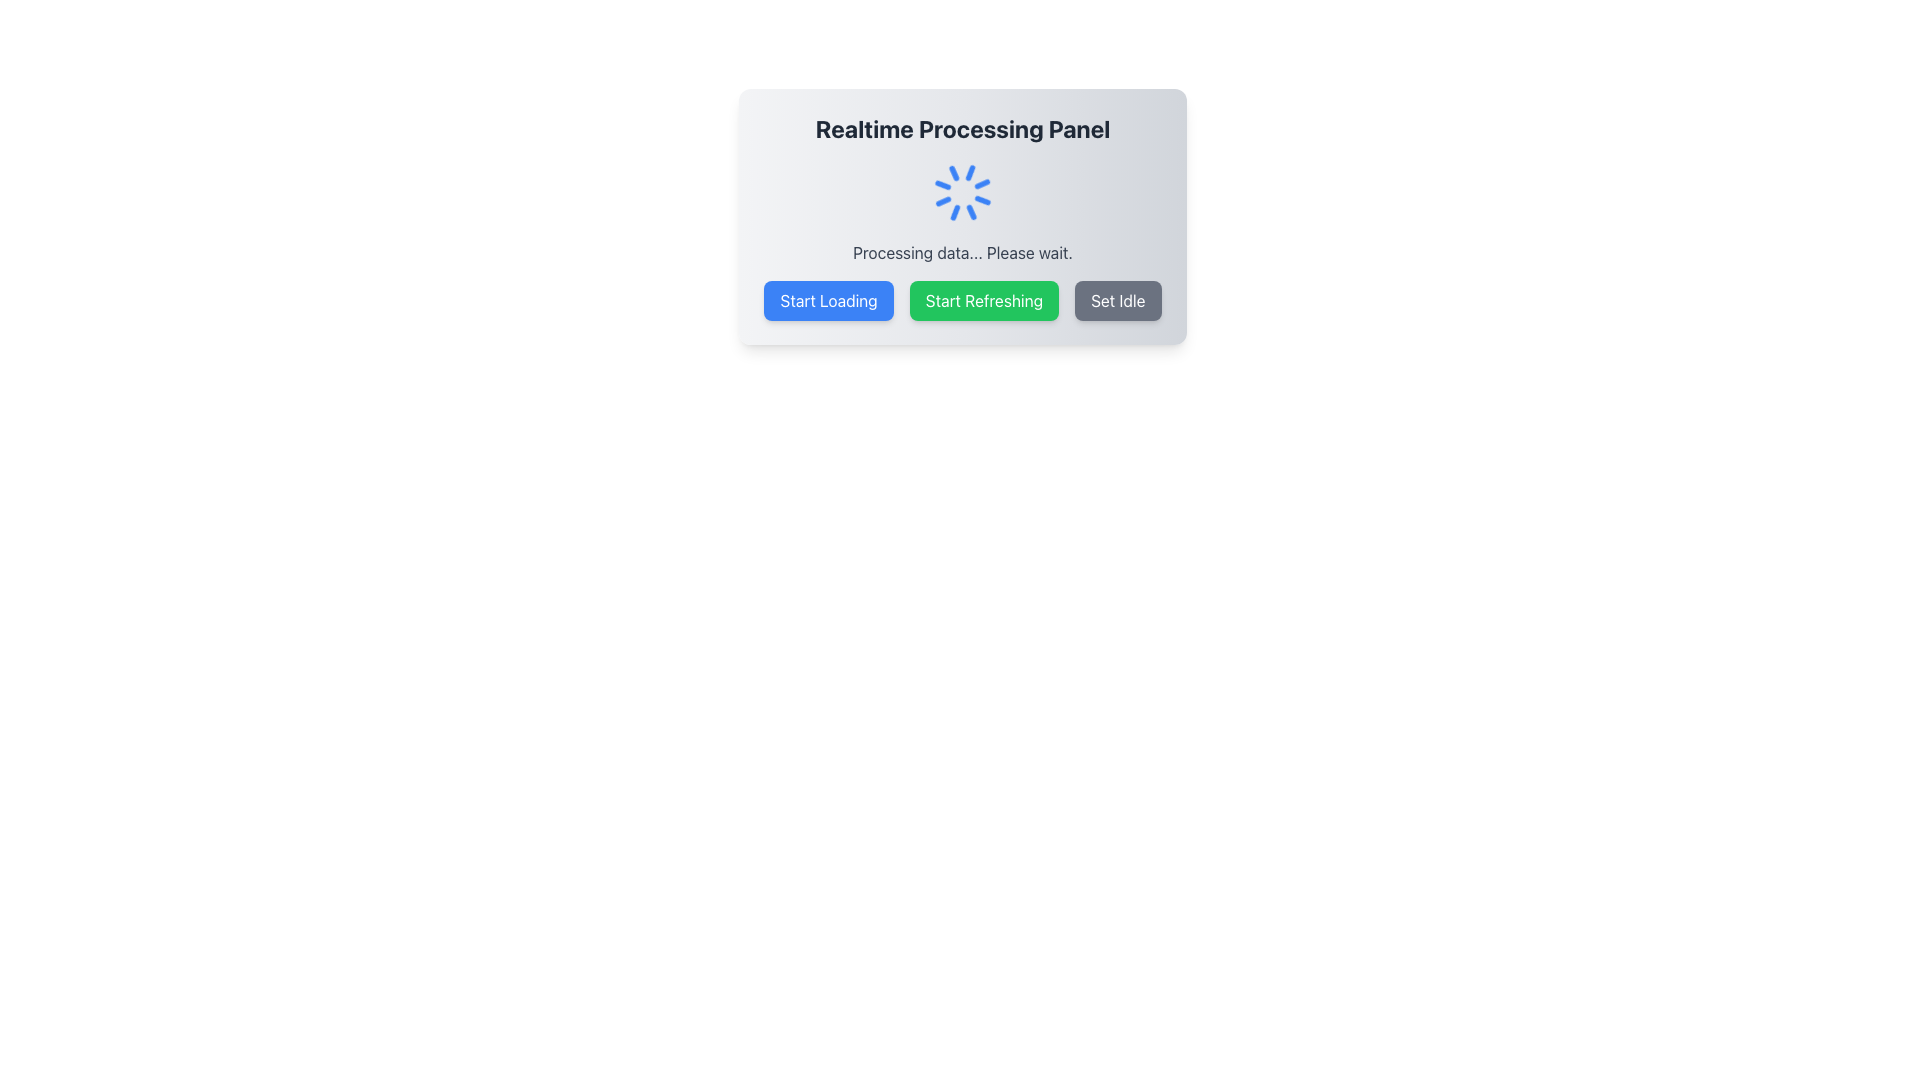 The image size is (1920, 1080). I want to click on the idle button, which is the rightmost button in a horizontal group of three buttons located below the 'Processing data... Please wait.' text, so click(1117, 300).